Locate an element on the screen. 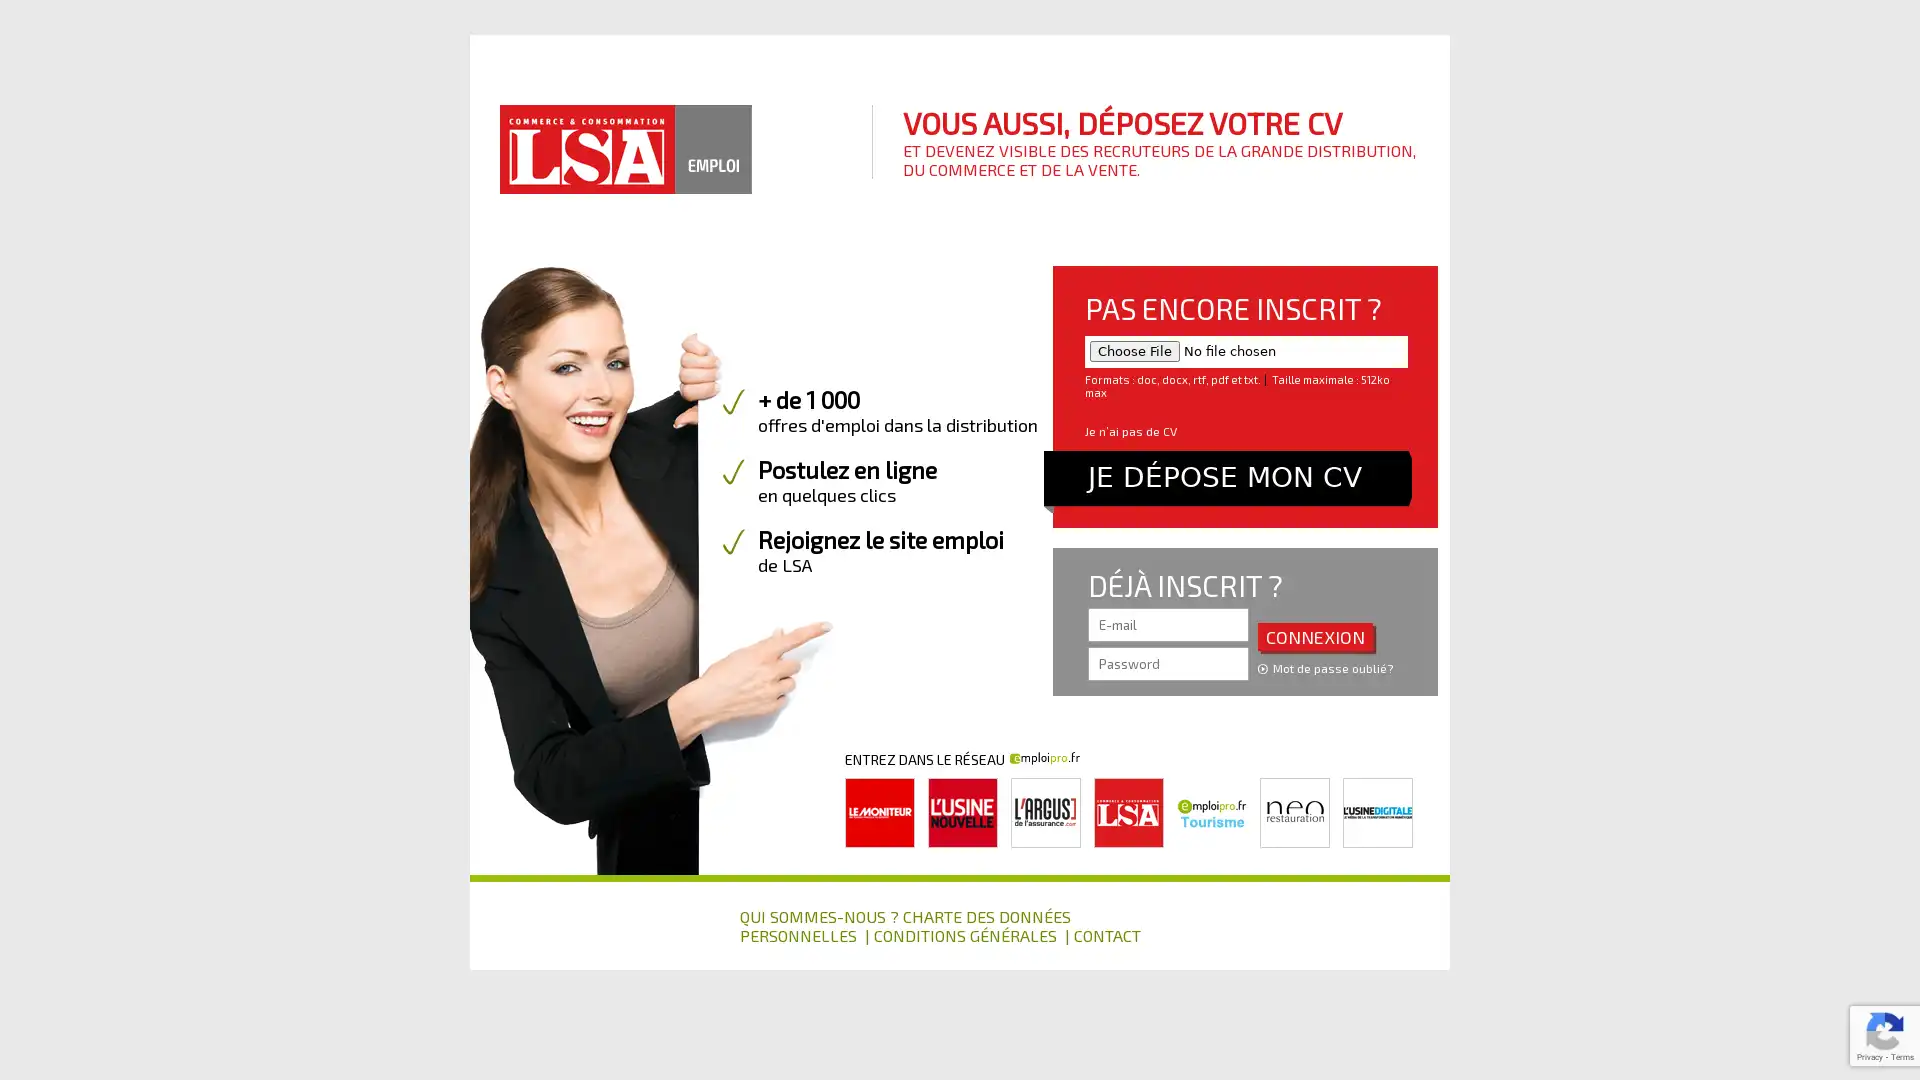 The height and width of the screenshot is (1080, 1920). CONNEXION is located at coordinates (1314, 636).